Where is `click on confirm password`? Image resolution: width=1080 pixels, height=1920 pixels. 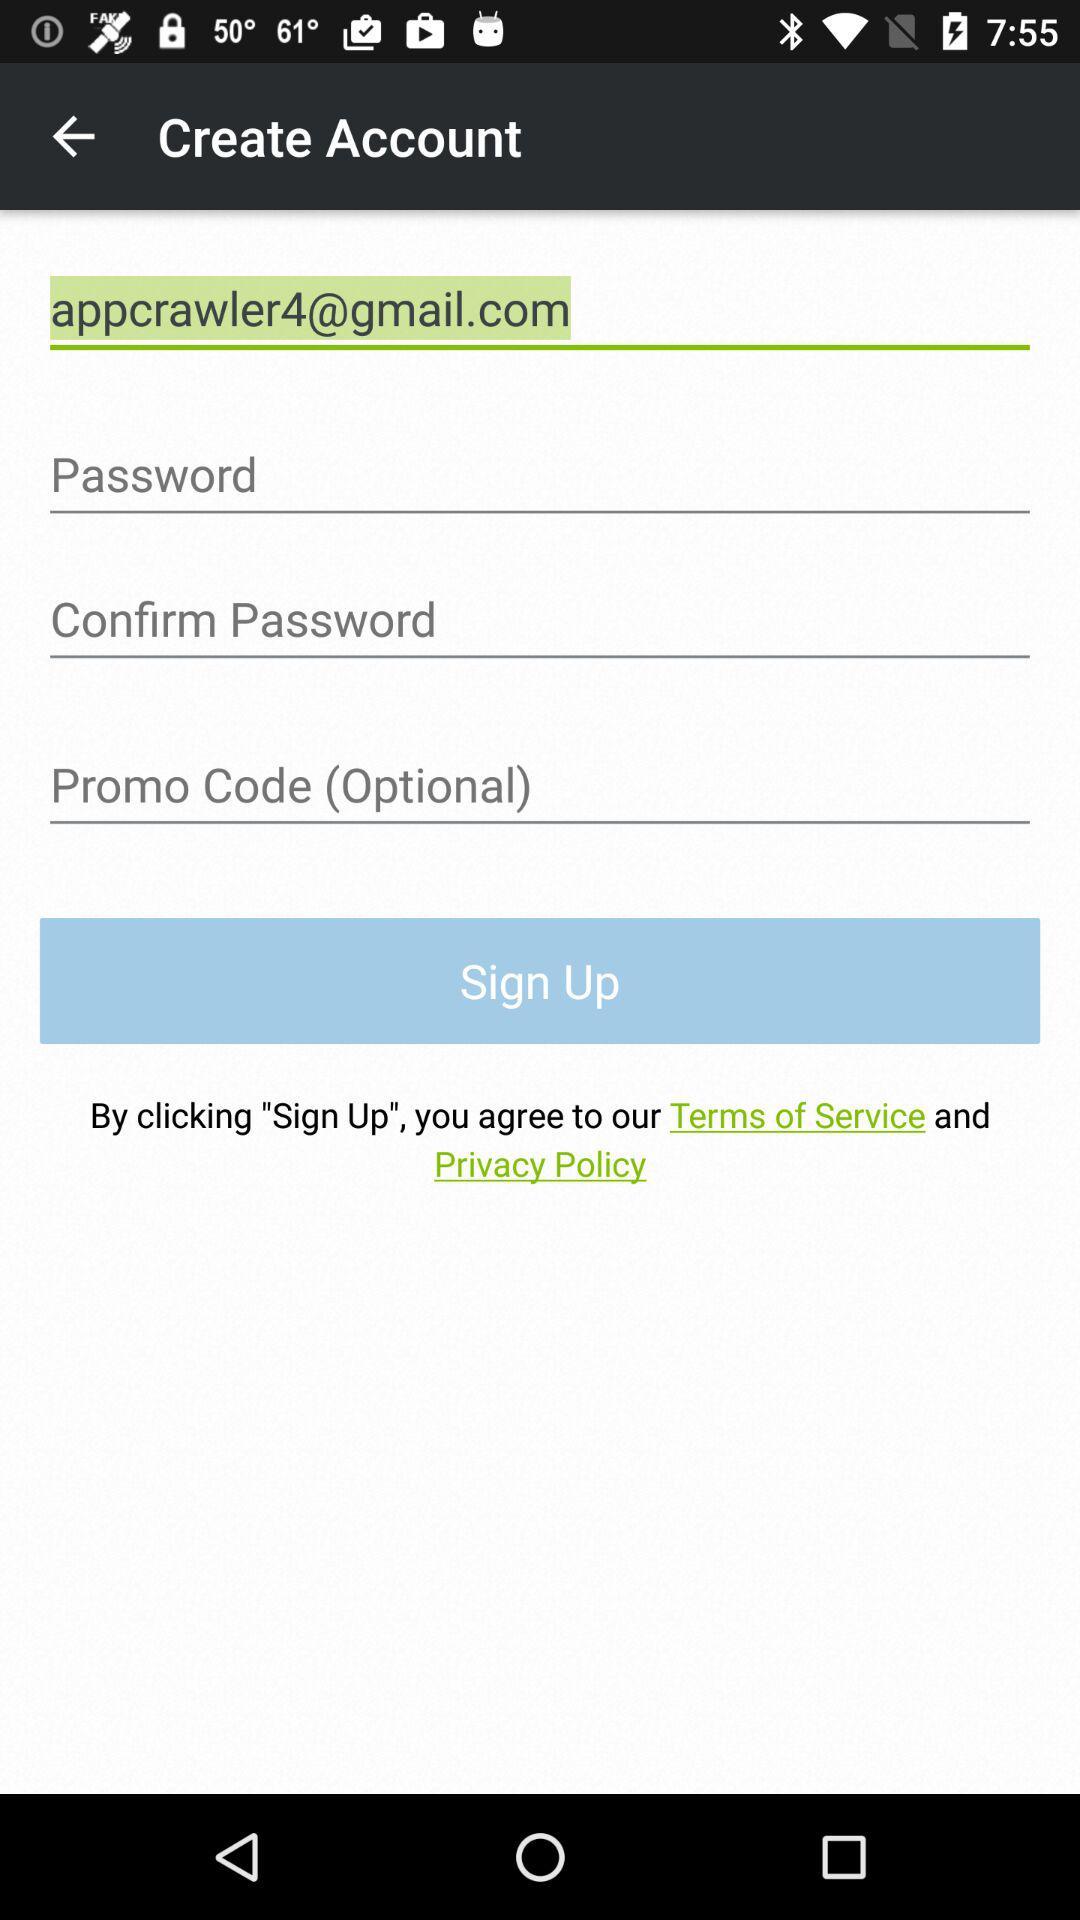
click on confirm password is located at coordinates (540, 618).